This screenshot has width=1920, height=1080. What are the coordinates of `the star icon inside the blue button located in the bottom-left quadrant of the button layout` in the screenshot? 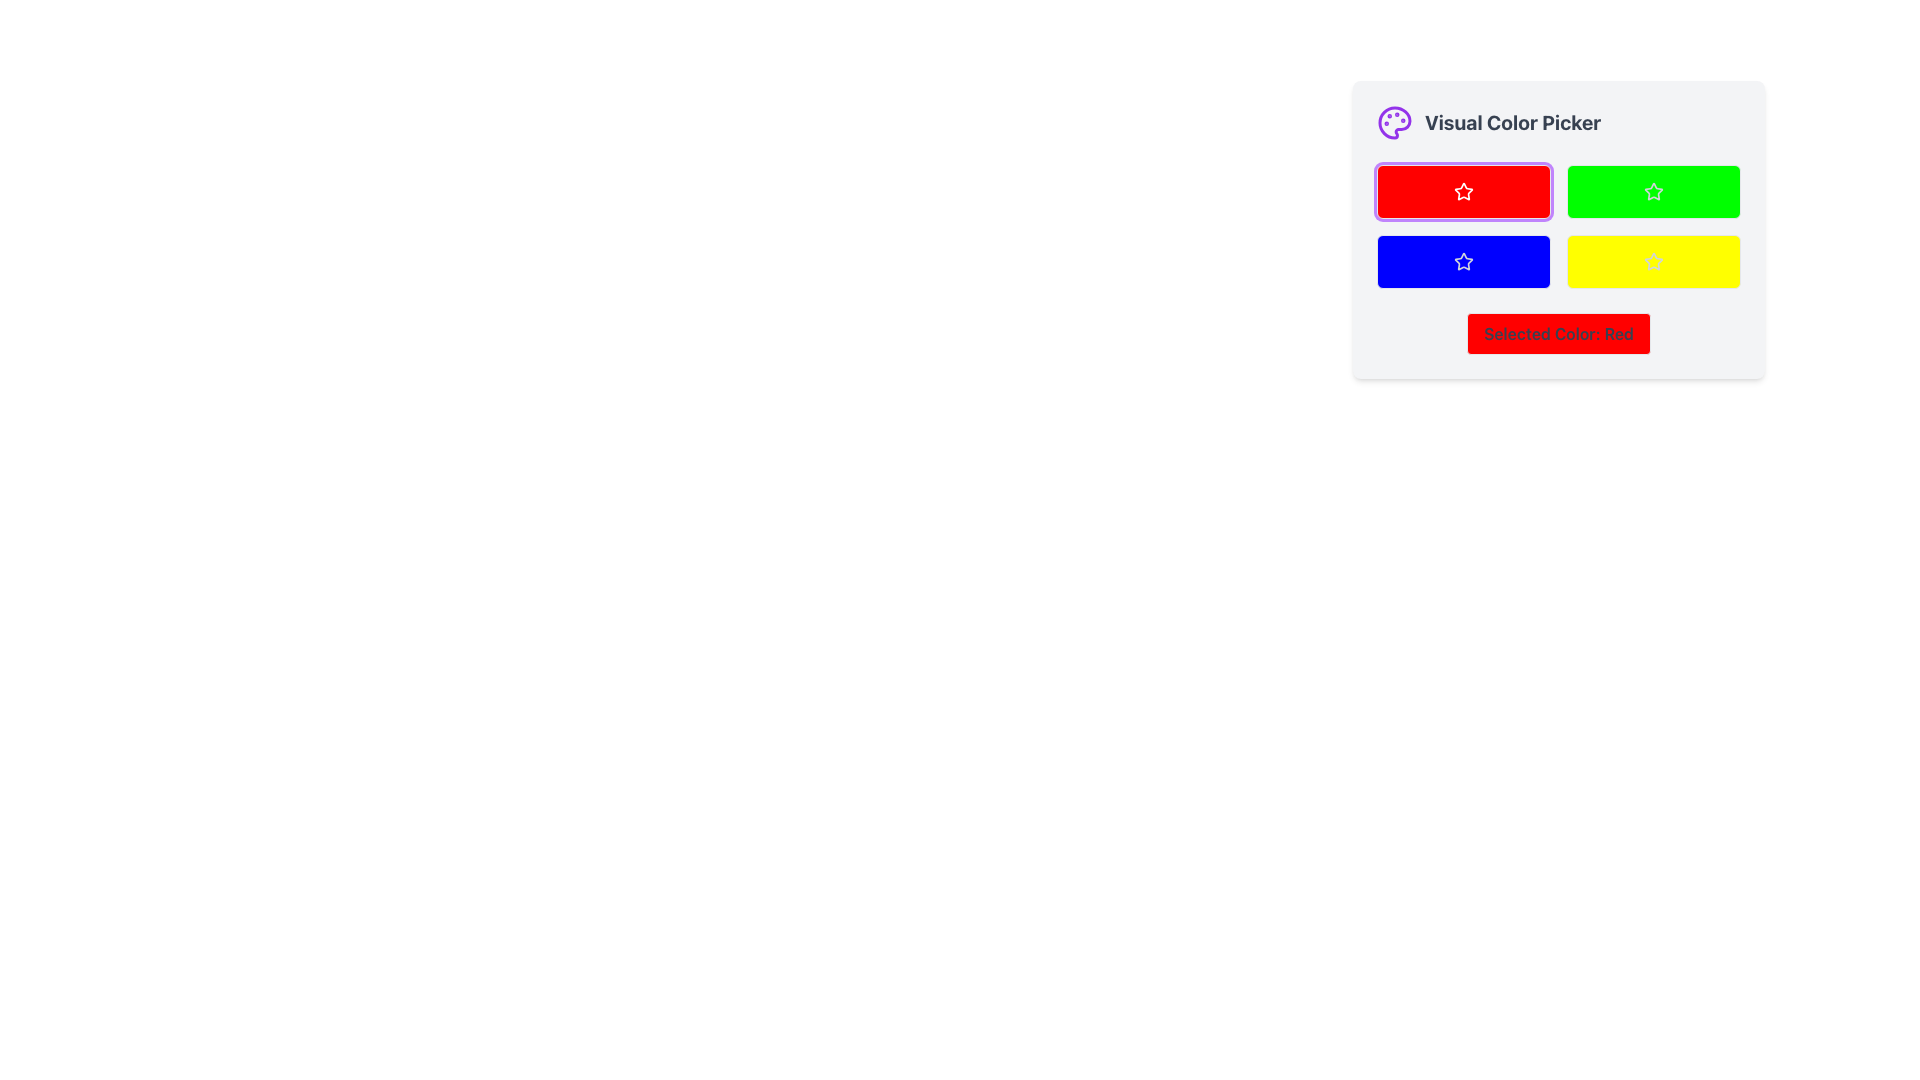 It's located at (1464, 260).